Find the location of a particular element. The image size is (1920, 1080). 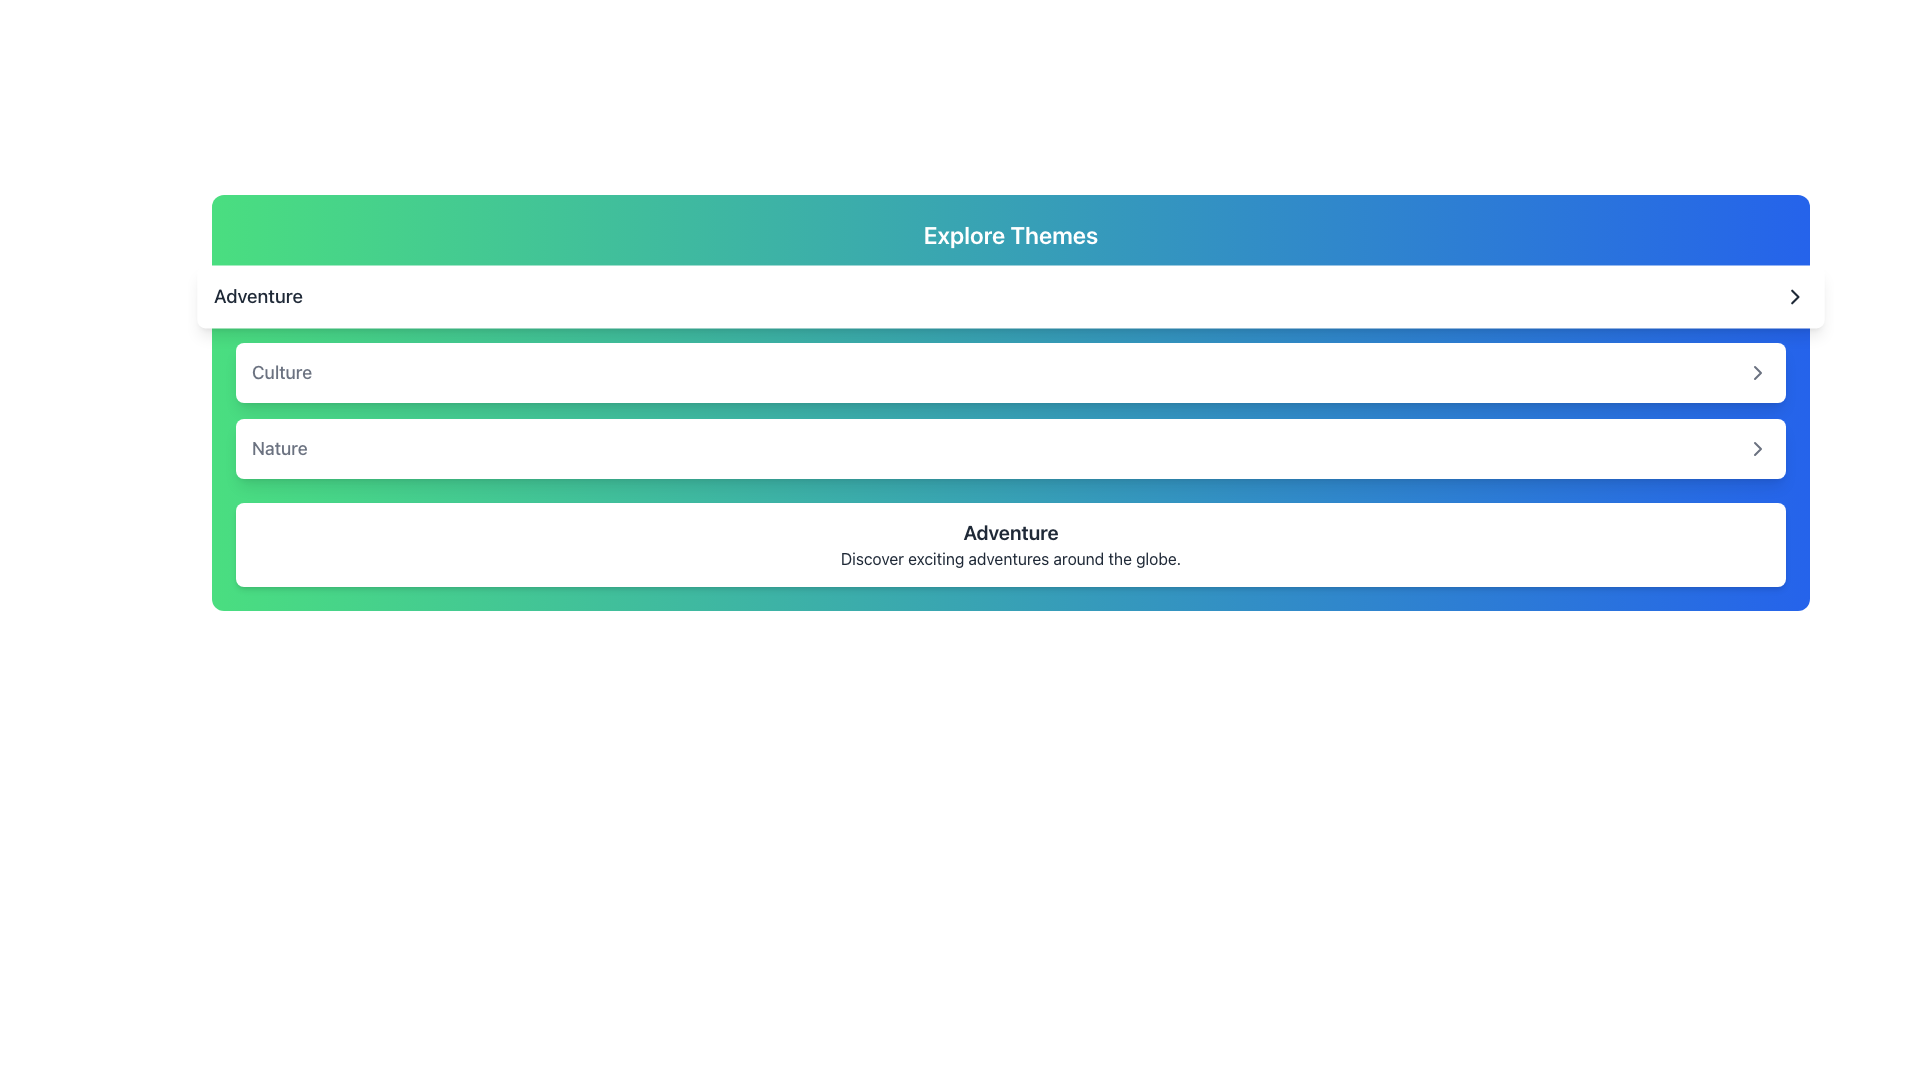

the right-pointing chevron icon located at the far right side of the 'Culture' list item row is located at coordinates (1756, 373).